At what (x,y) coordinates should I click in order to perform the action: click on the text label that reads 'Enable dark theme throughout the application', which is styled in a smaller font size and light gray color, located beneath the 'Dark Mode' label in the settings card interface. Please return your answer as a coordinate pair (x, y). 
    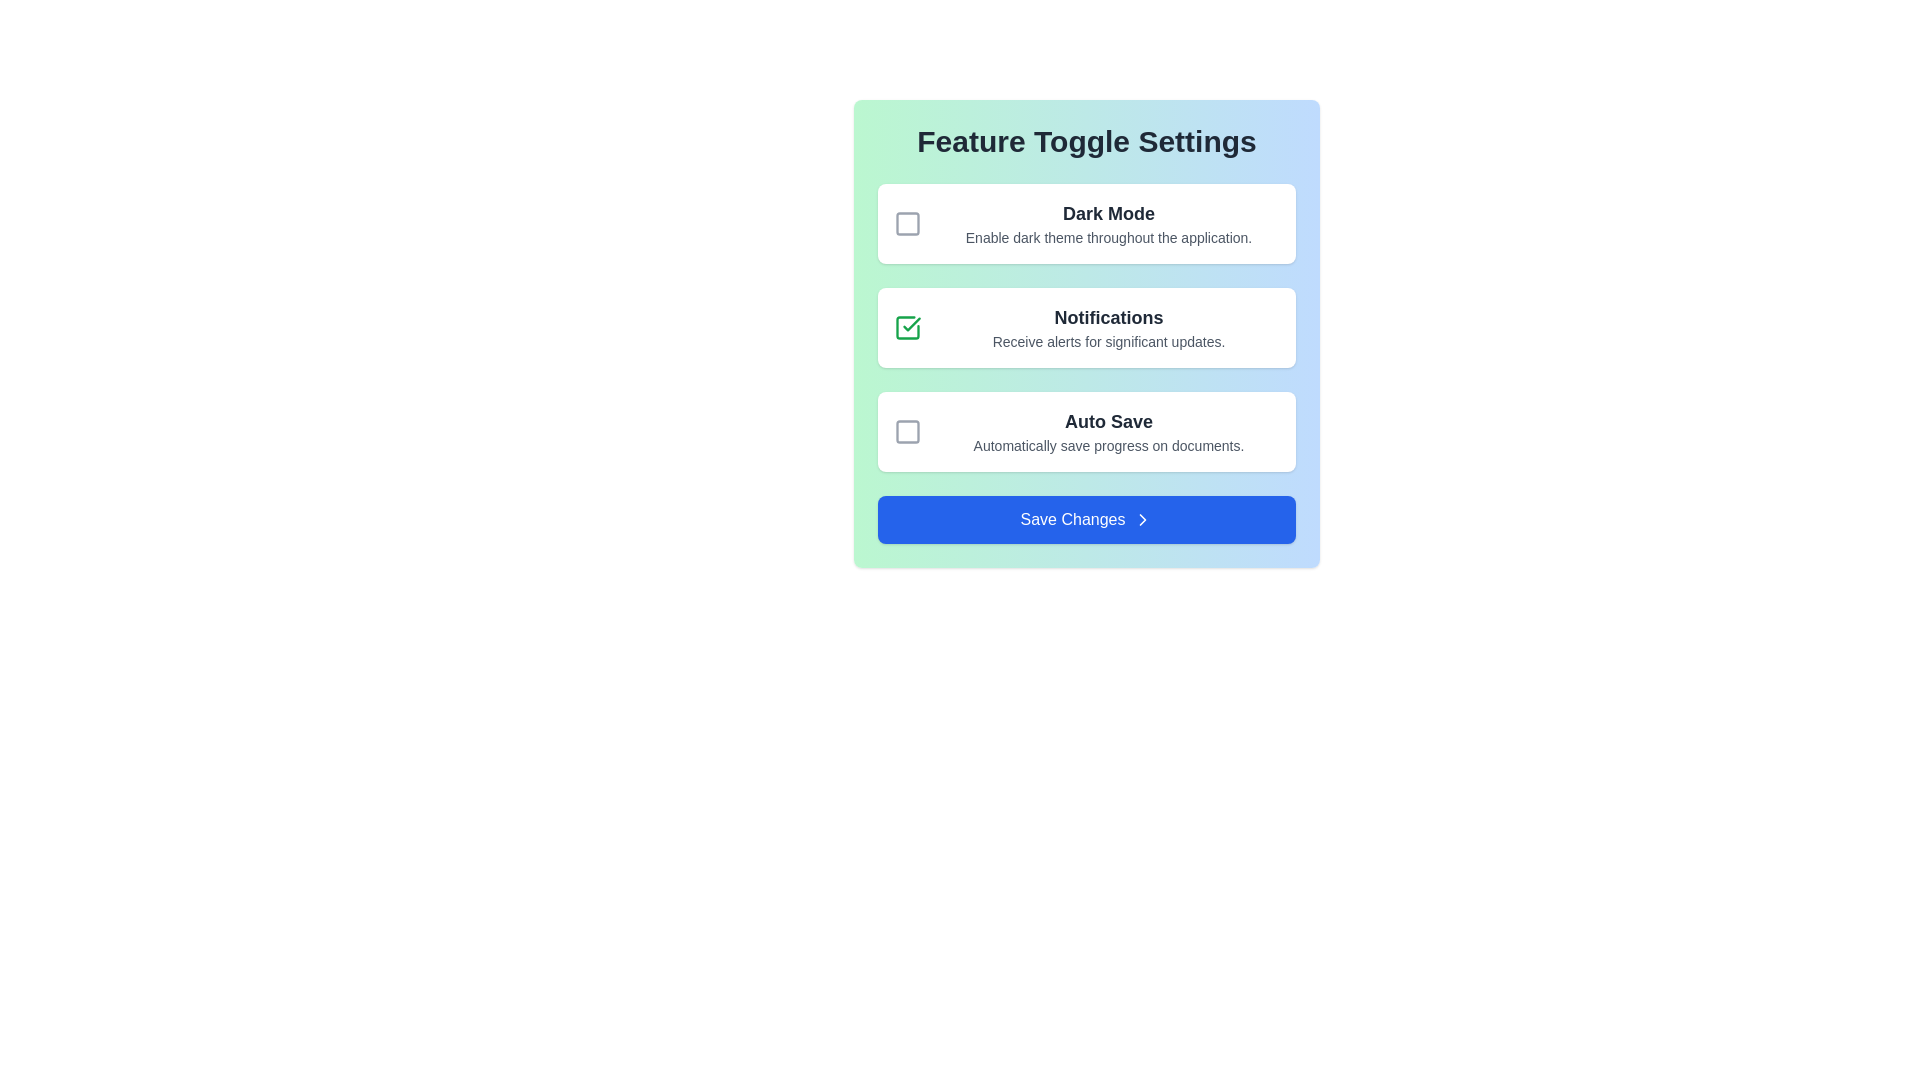
    Looking at the image, I should click on (1107, 237).